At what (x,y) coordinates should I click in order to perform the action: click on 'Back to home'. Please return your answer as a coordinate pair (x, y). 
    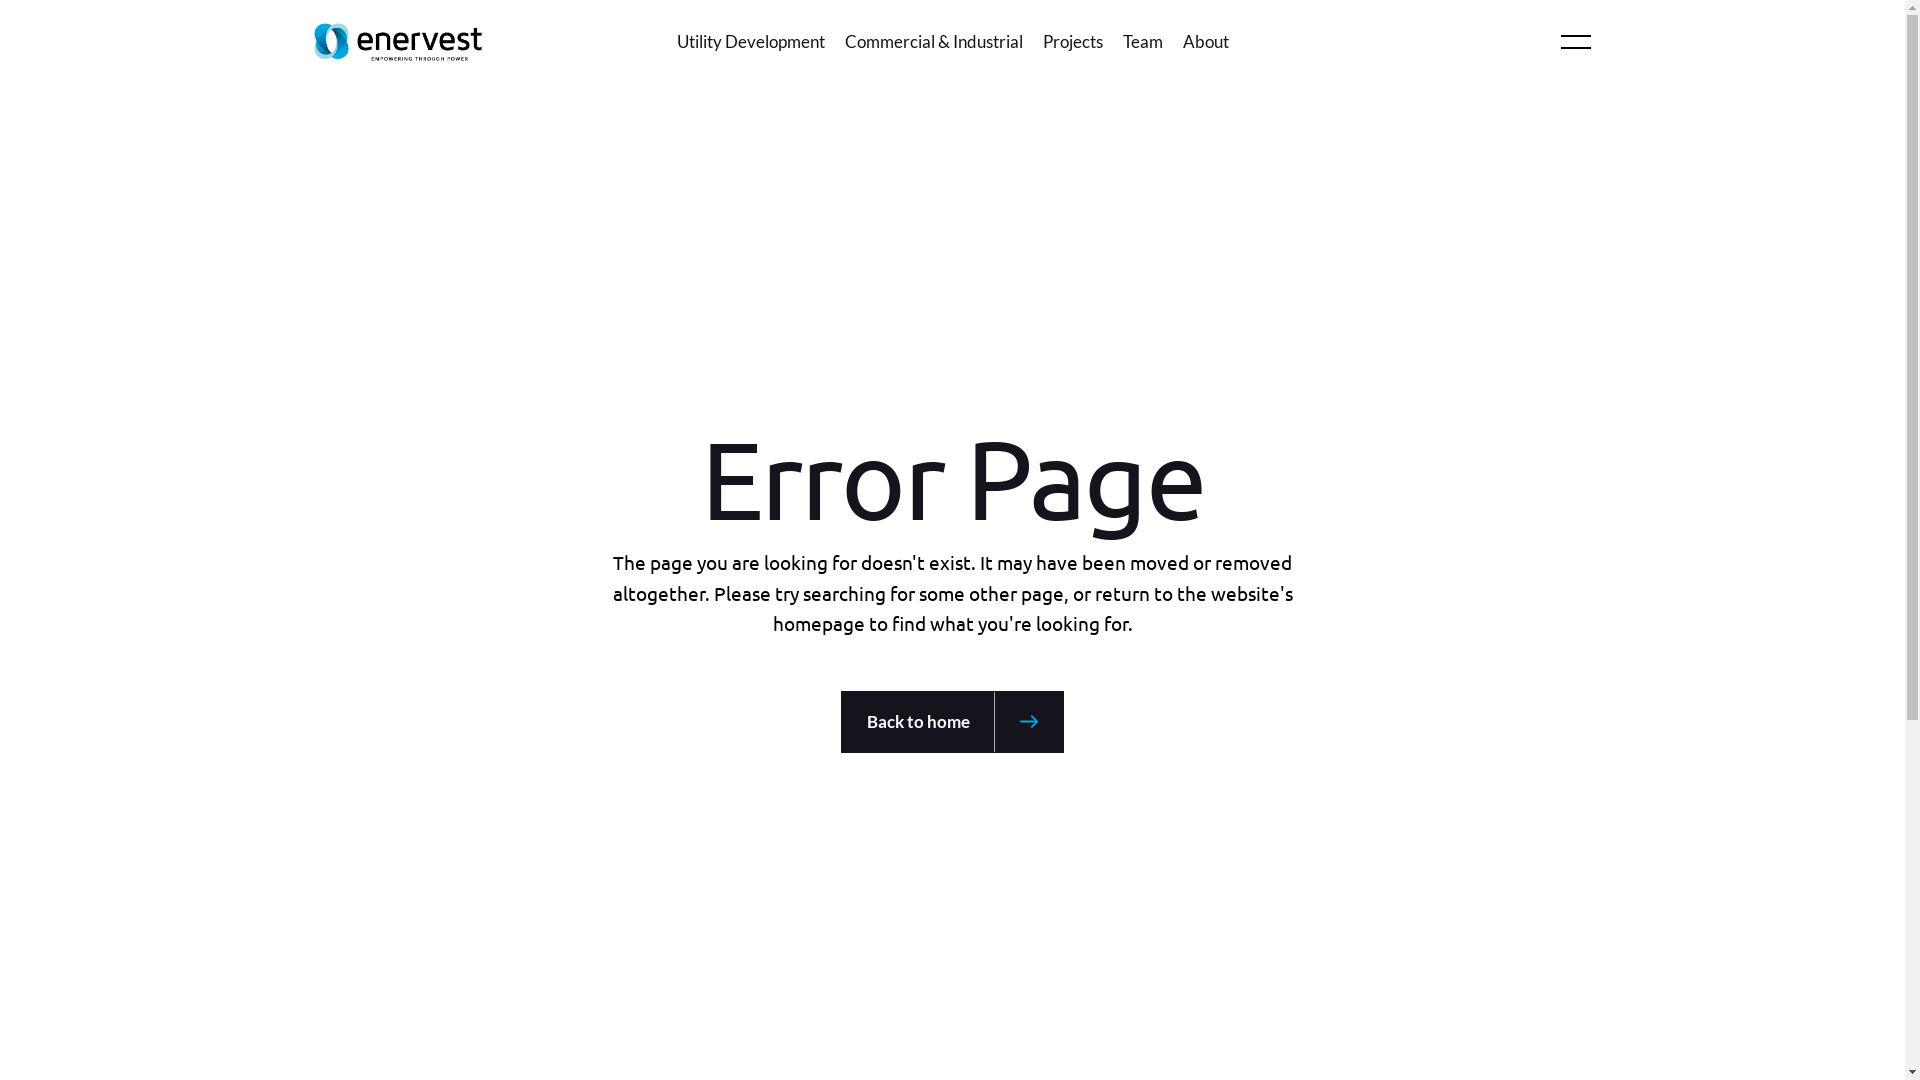
    Looking at the image, I should click on (951, 721).